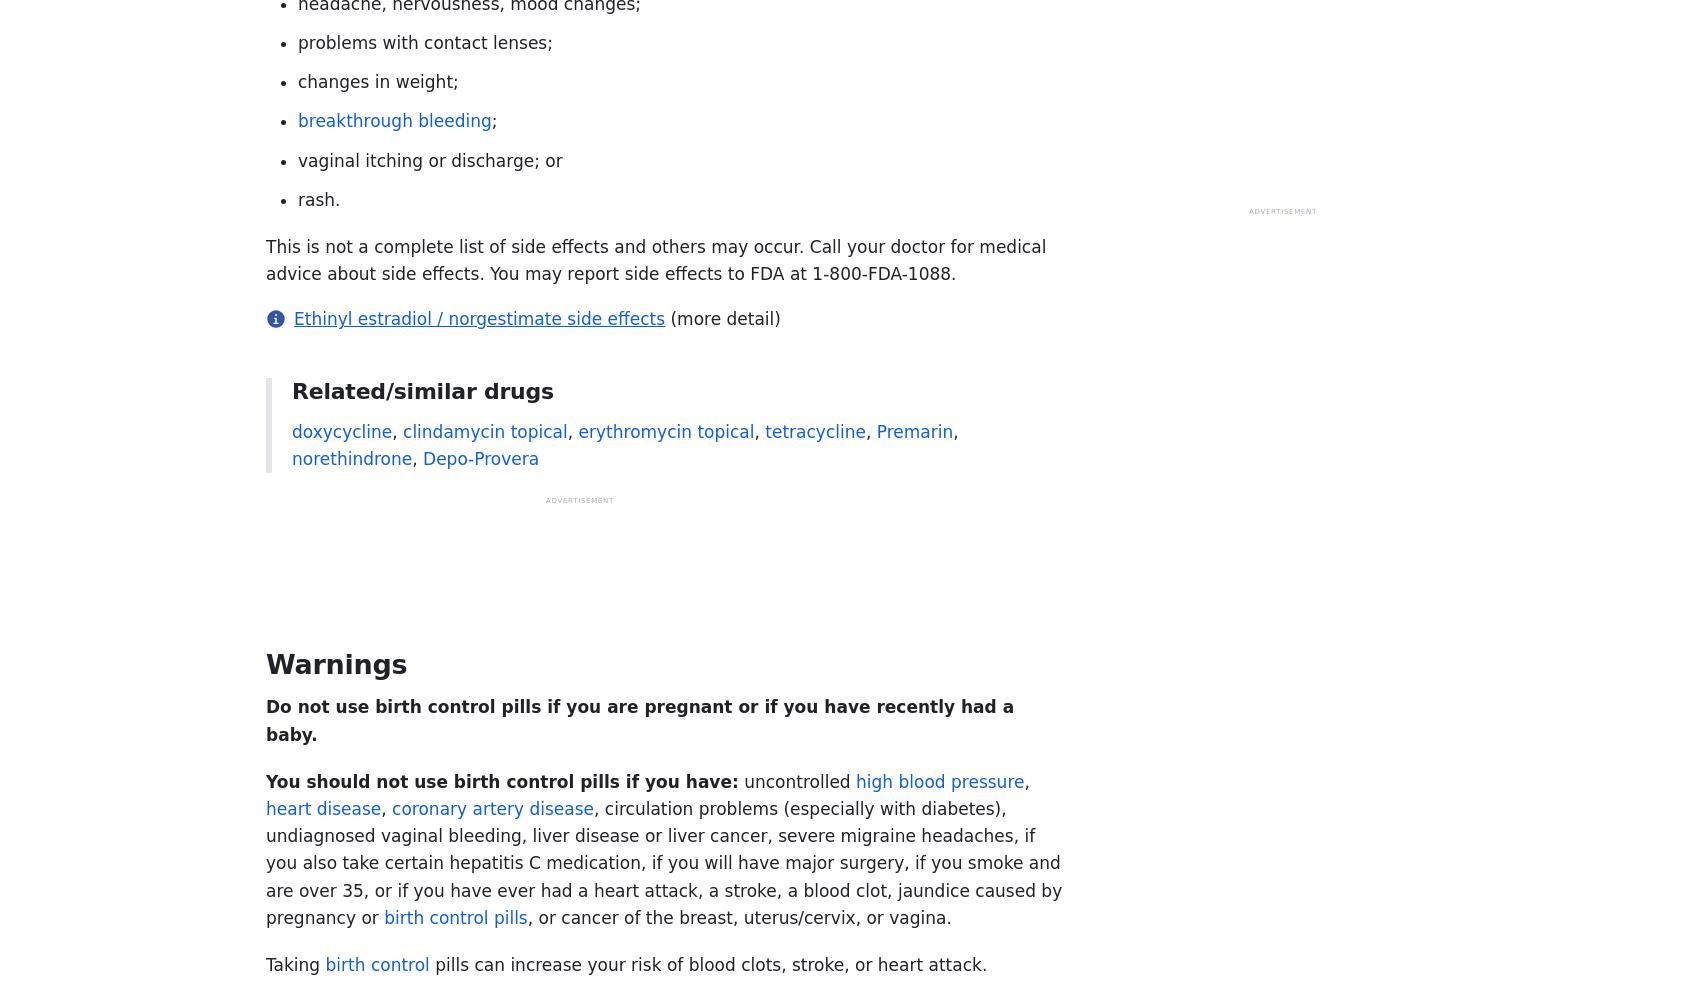  What do you see at coordinates (377, 82) in the screenshot?
I see `'changes in weight;'` at bounding box center [377, 82].